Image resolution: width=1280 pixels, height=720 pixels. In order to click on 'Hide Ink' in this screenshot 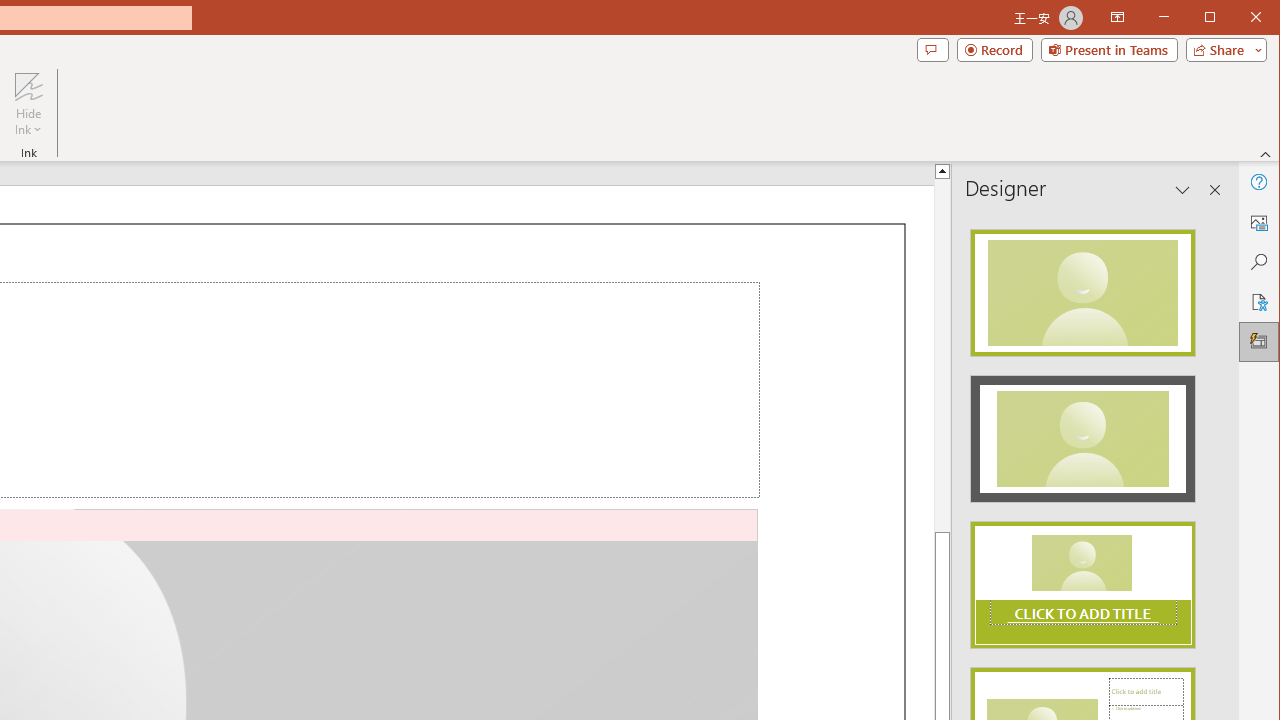, I will do `click(28, 104)`.